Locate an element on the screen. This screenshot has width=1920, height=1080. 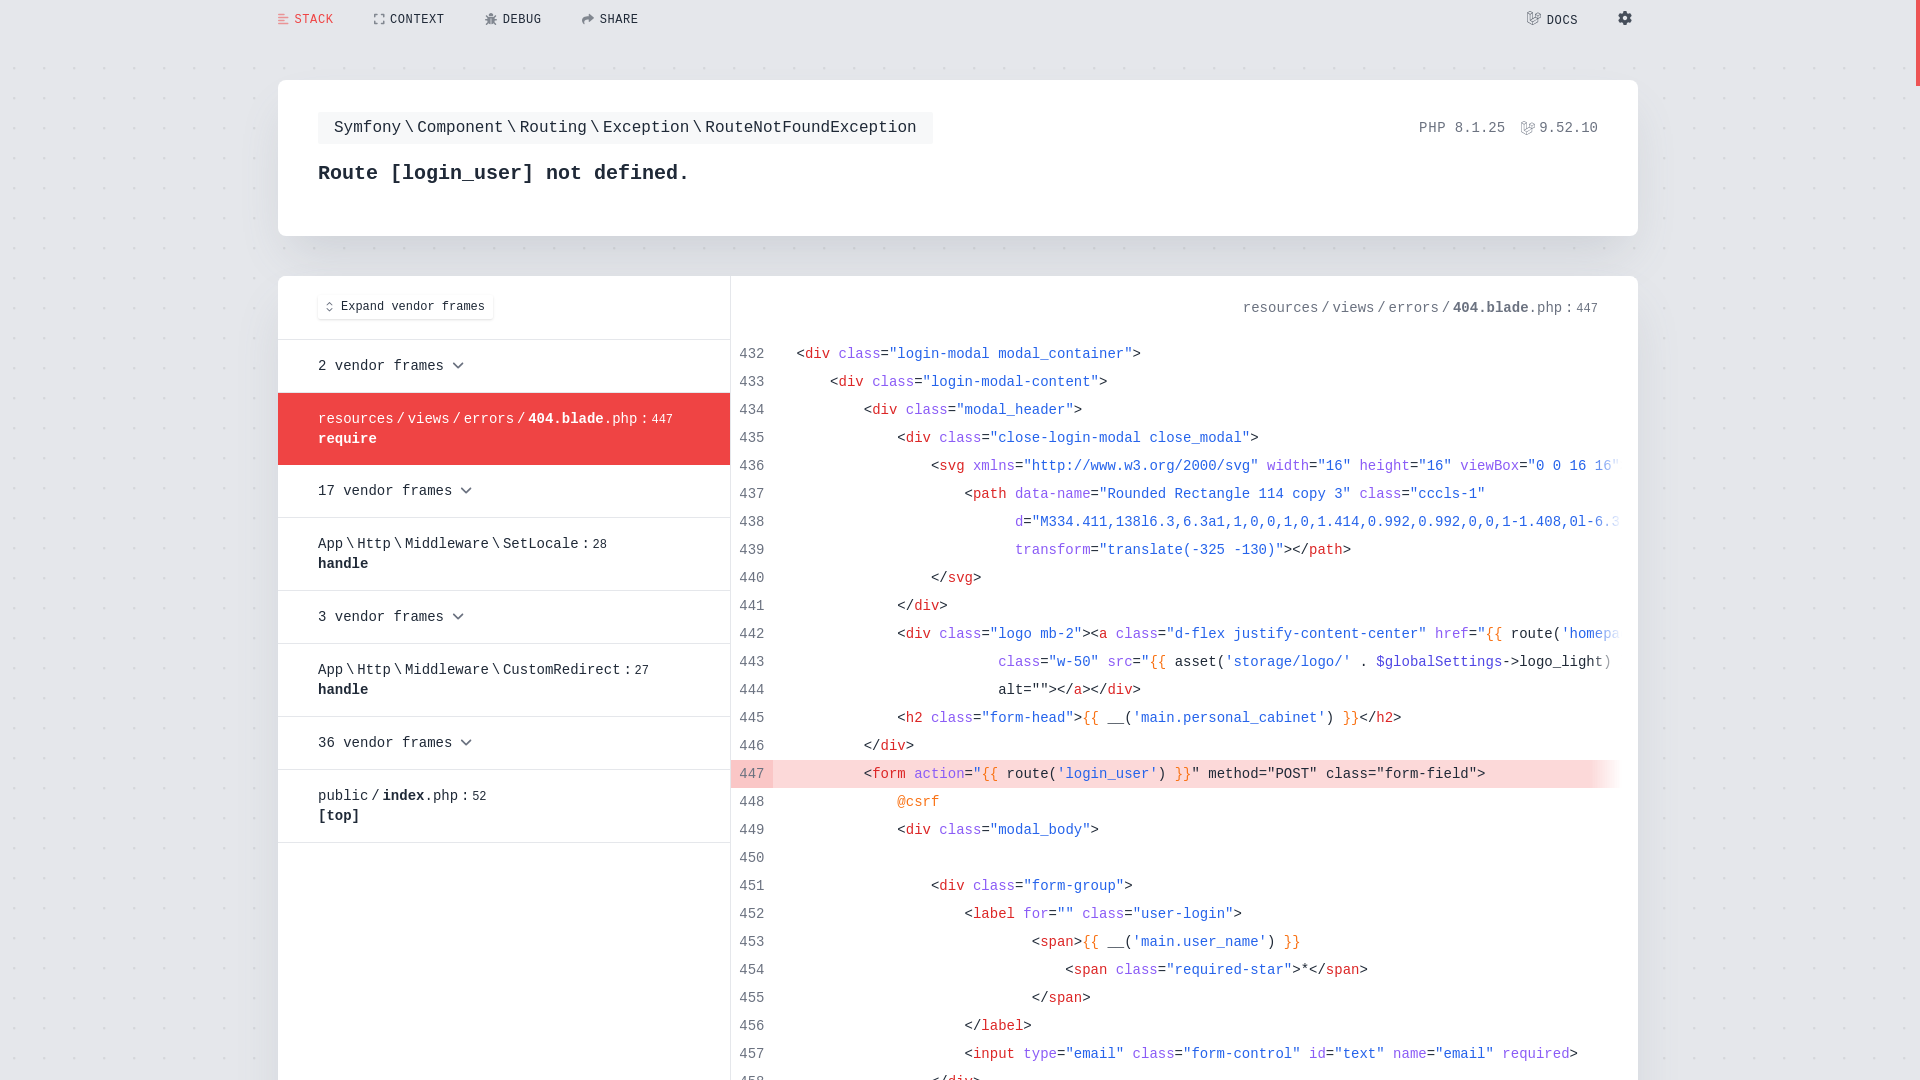
'Expand vendor frames' is located at coordinates (404, 307).